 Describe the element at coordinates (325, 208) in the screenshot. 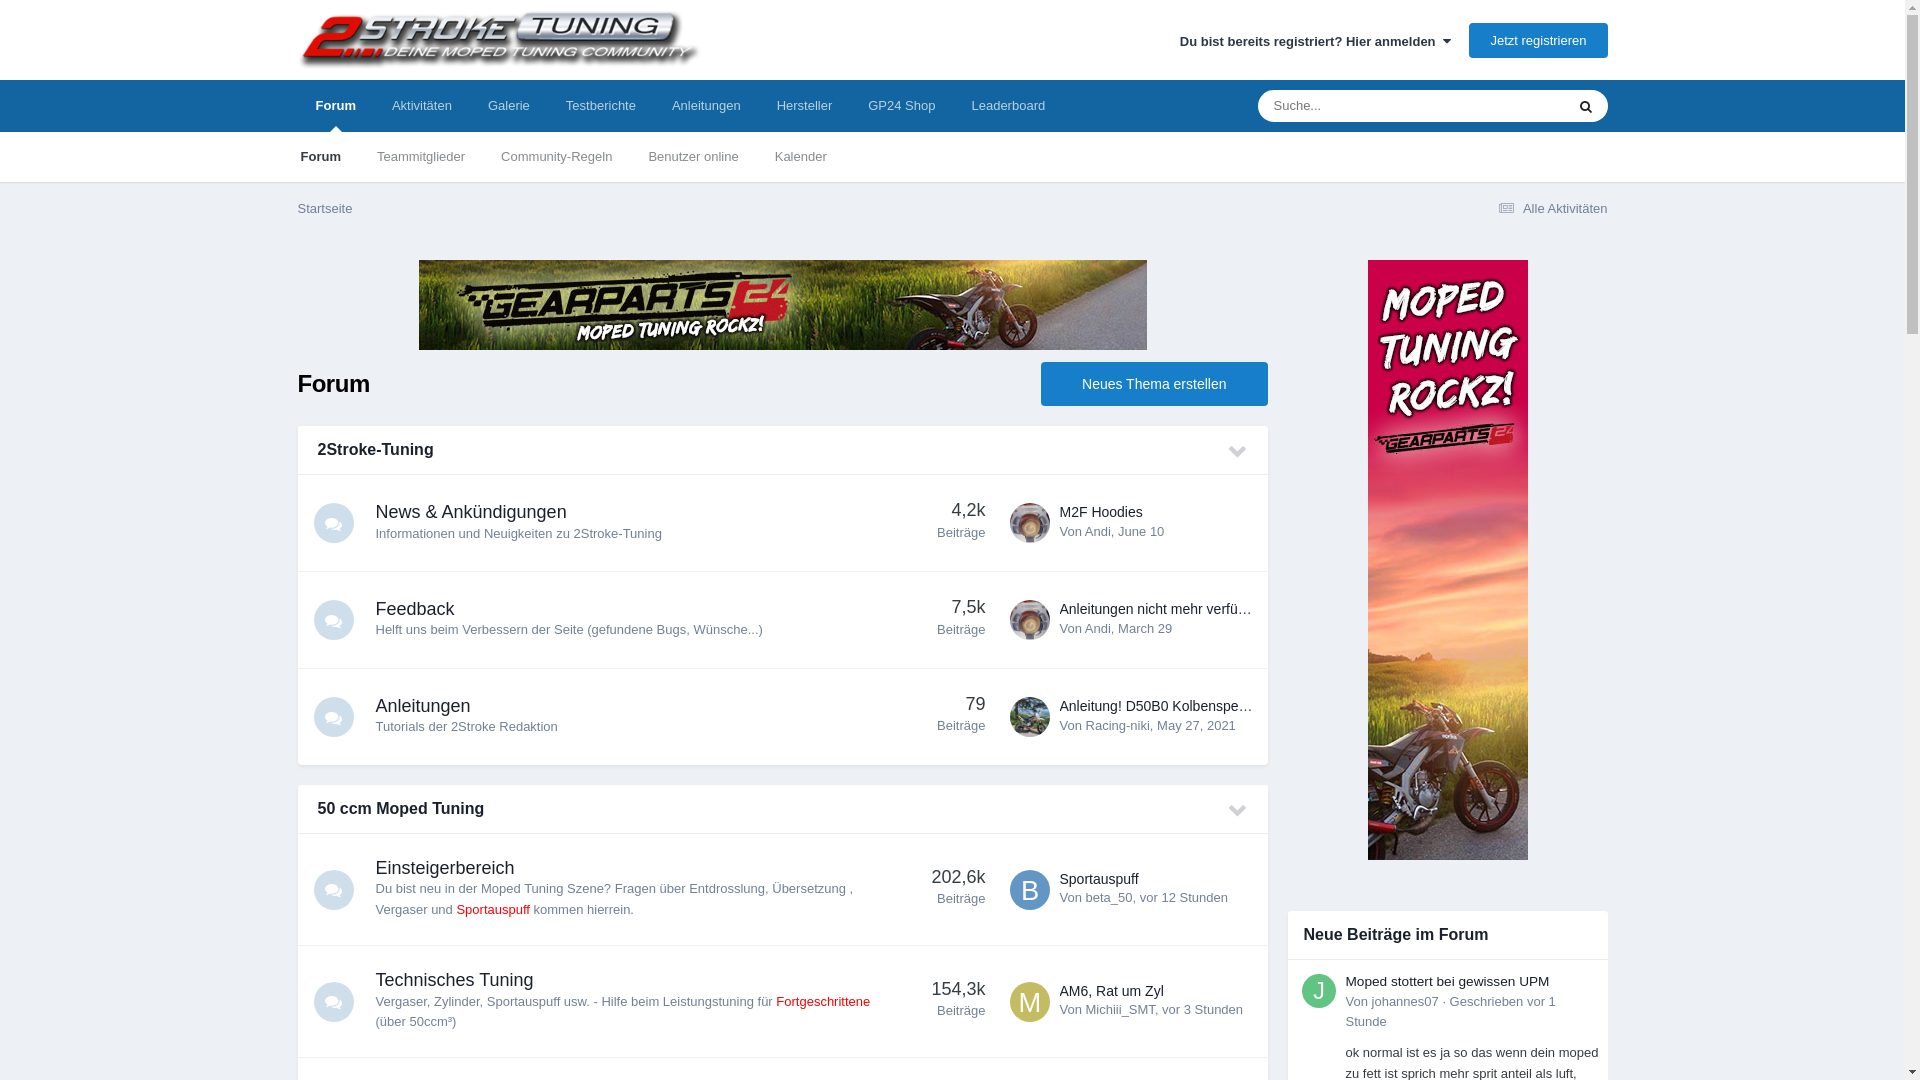

I see `'Startseite'` at that location.